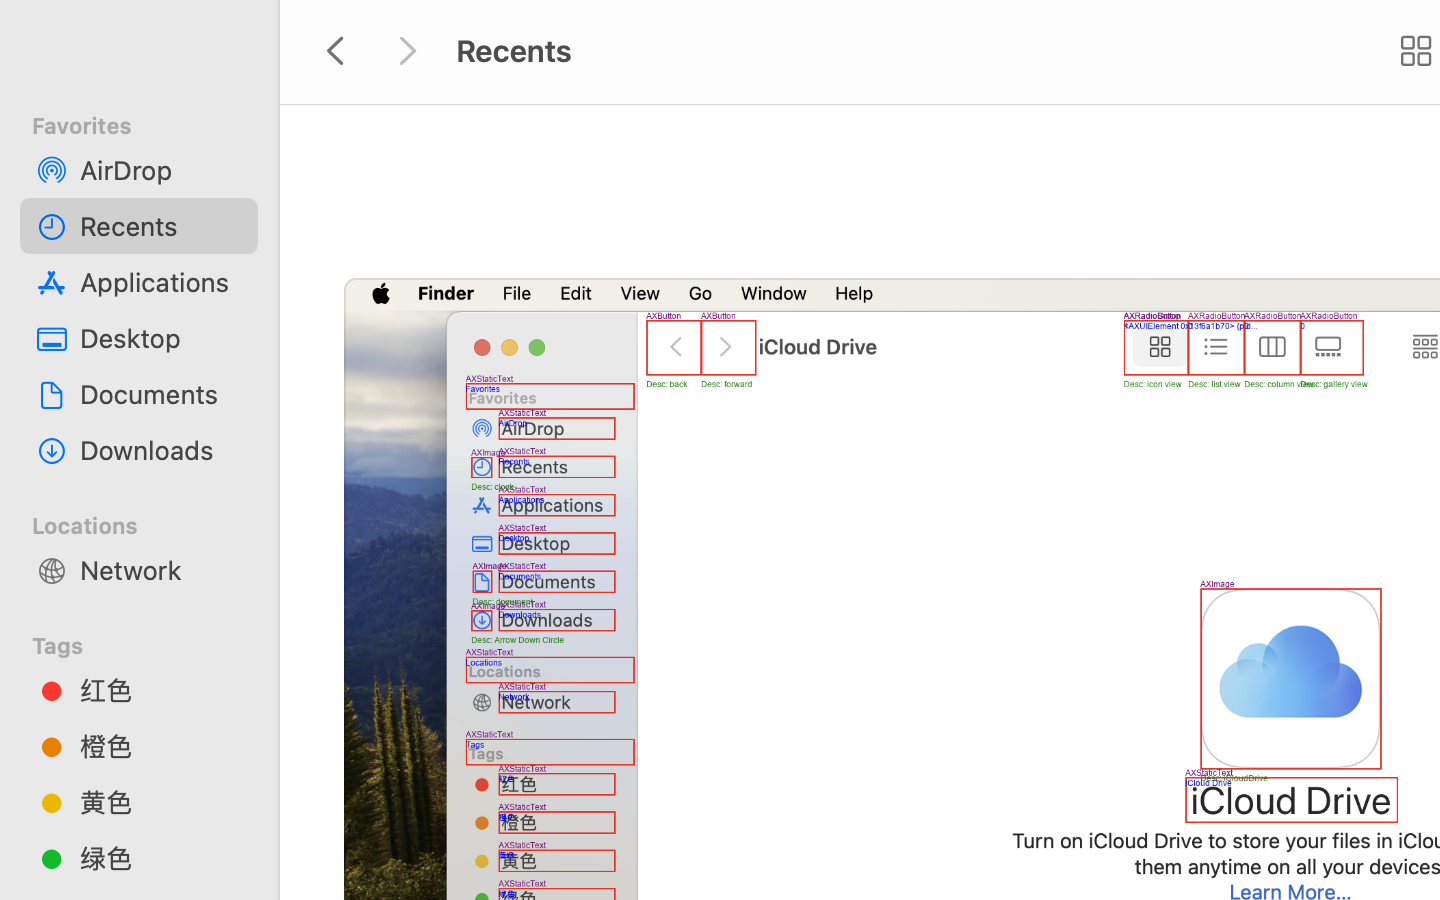 The image size is (1440, 900). What do you see at coordinates (159, 450) in the screenshot?
I see `'Downloads'` at bounding box center [159, 450].